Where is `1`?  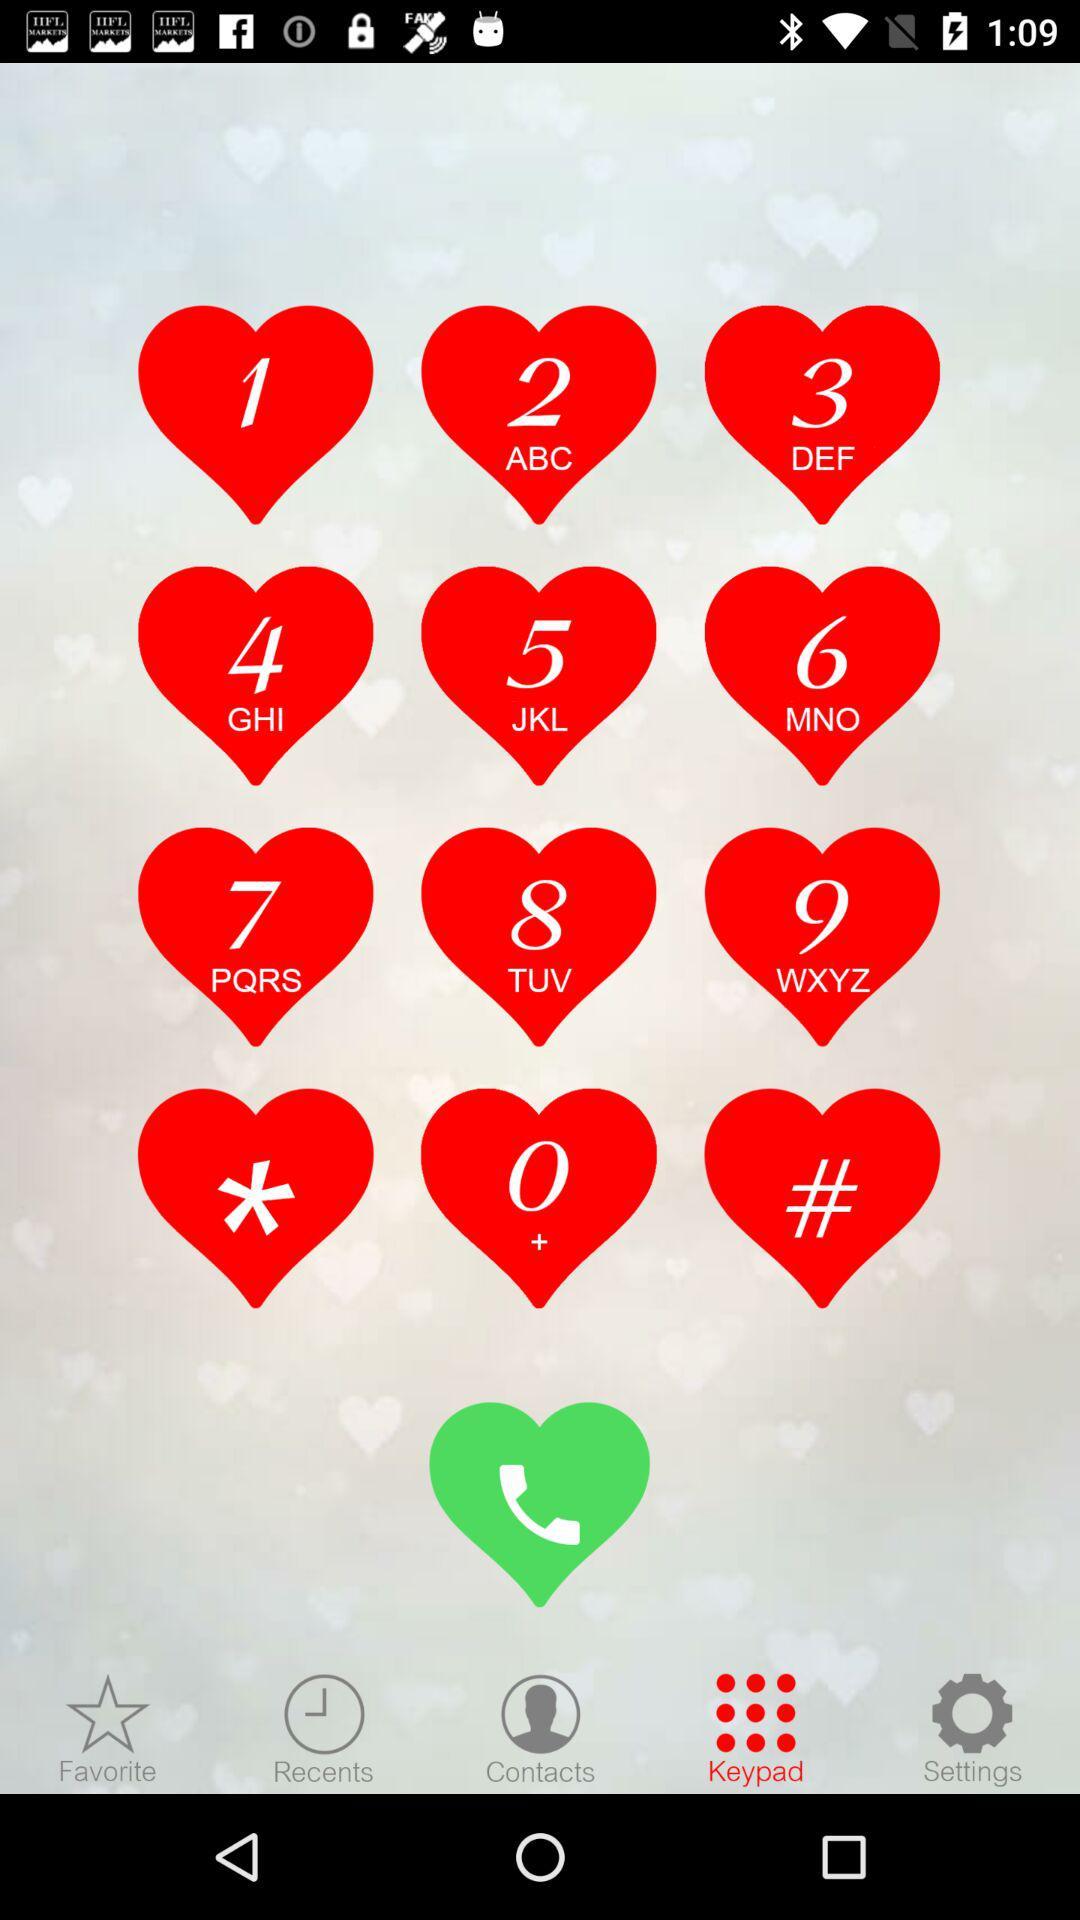
1 is located at coordinates (255, 413).